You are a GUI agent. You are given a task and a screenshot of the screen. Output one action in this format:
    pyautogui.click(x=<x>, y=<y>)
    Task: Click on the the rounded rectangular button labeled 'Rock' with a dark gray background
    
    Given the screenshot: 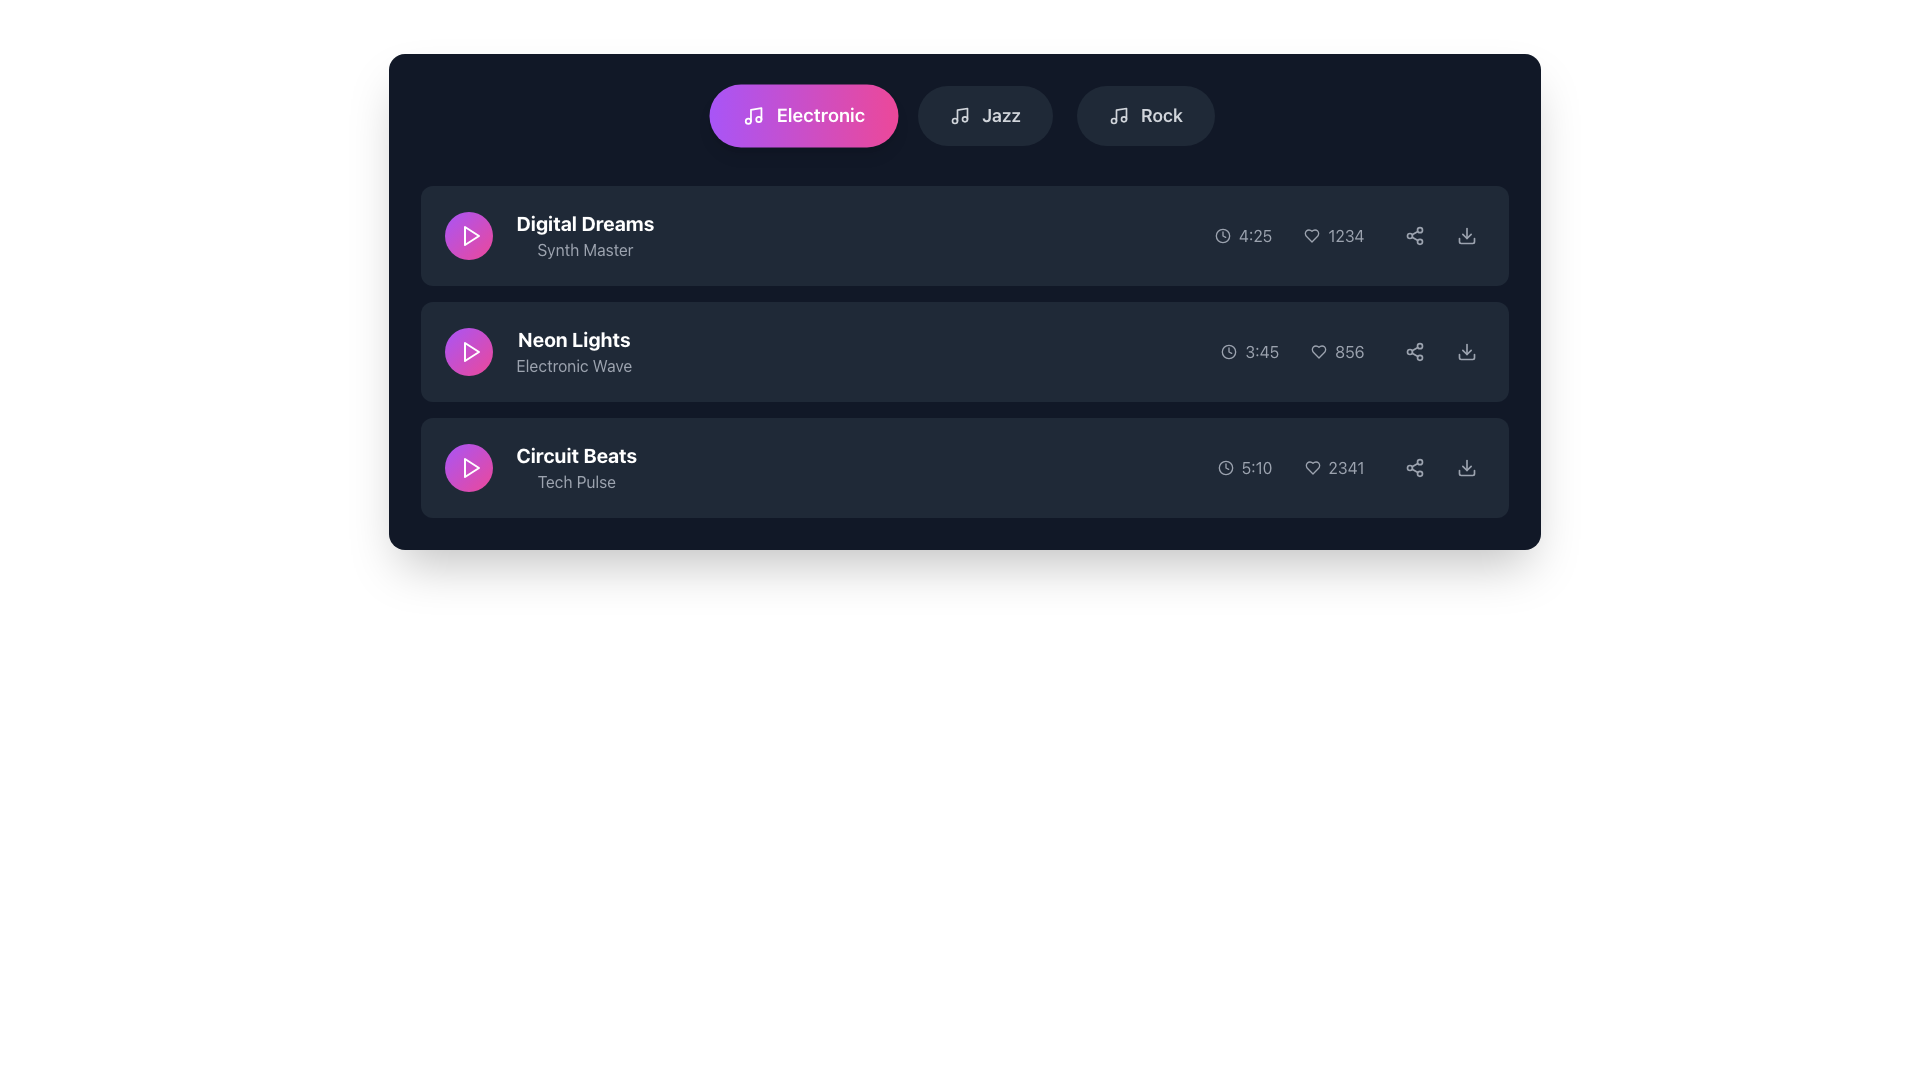 What is the action you would take?
    pyautogui.click(x=1146, y=115)
    